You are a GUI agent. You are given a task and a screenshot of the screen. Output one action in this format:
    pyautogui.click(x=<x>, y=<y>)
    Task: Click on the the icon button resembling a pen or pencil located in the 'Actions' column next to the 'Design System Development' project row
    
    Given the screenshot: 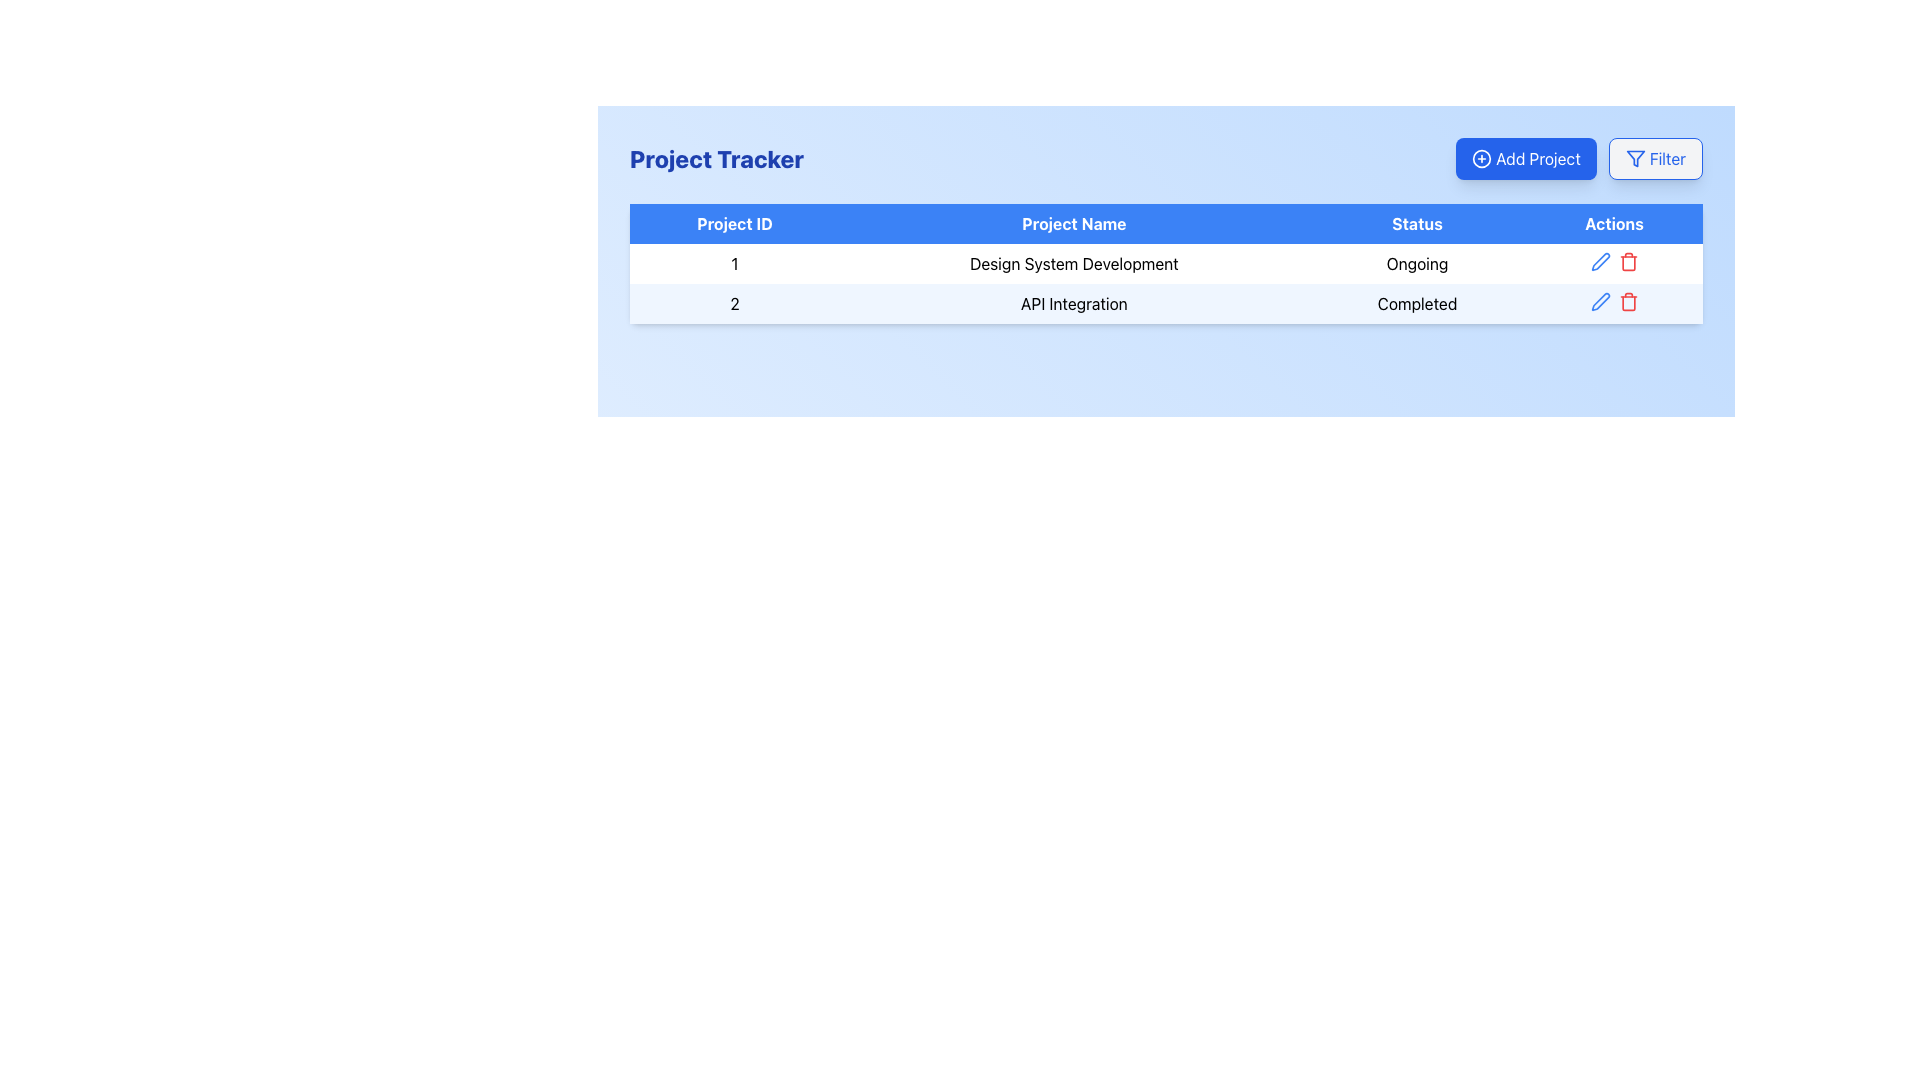 What is the action you would take?
    pyautogui.click(x=1600, y=301)
    